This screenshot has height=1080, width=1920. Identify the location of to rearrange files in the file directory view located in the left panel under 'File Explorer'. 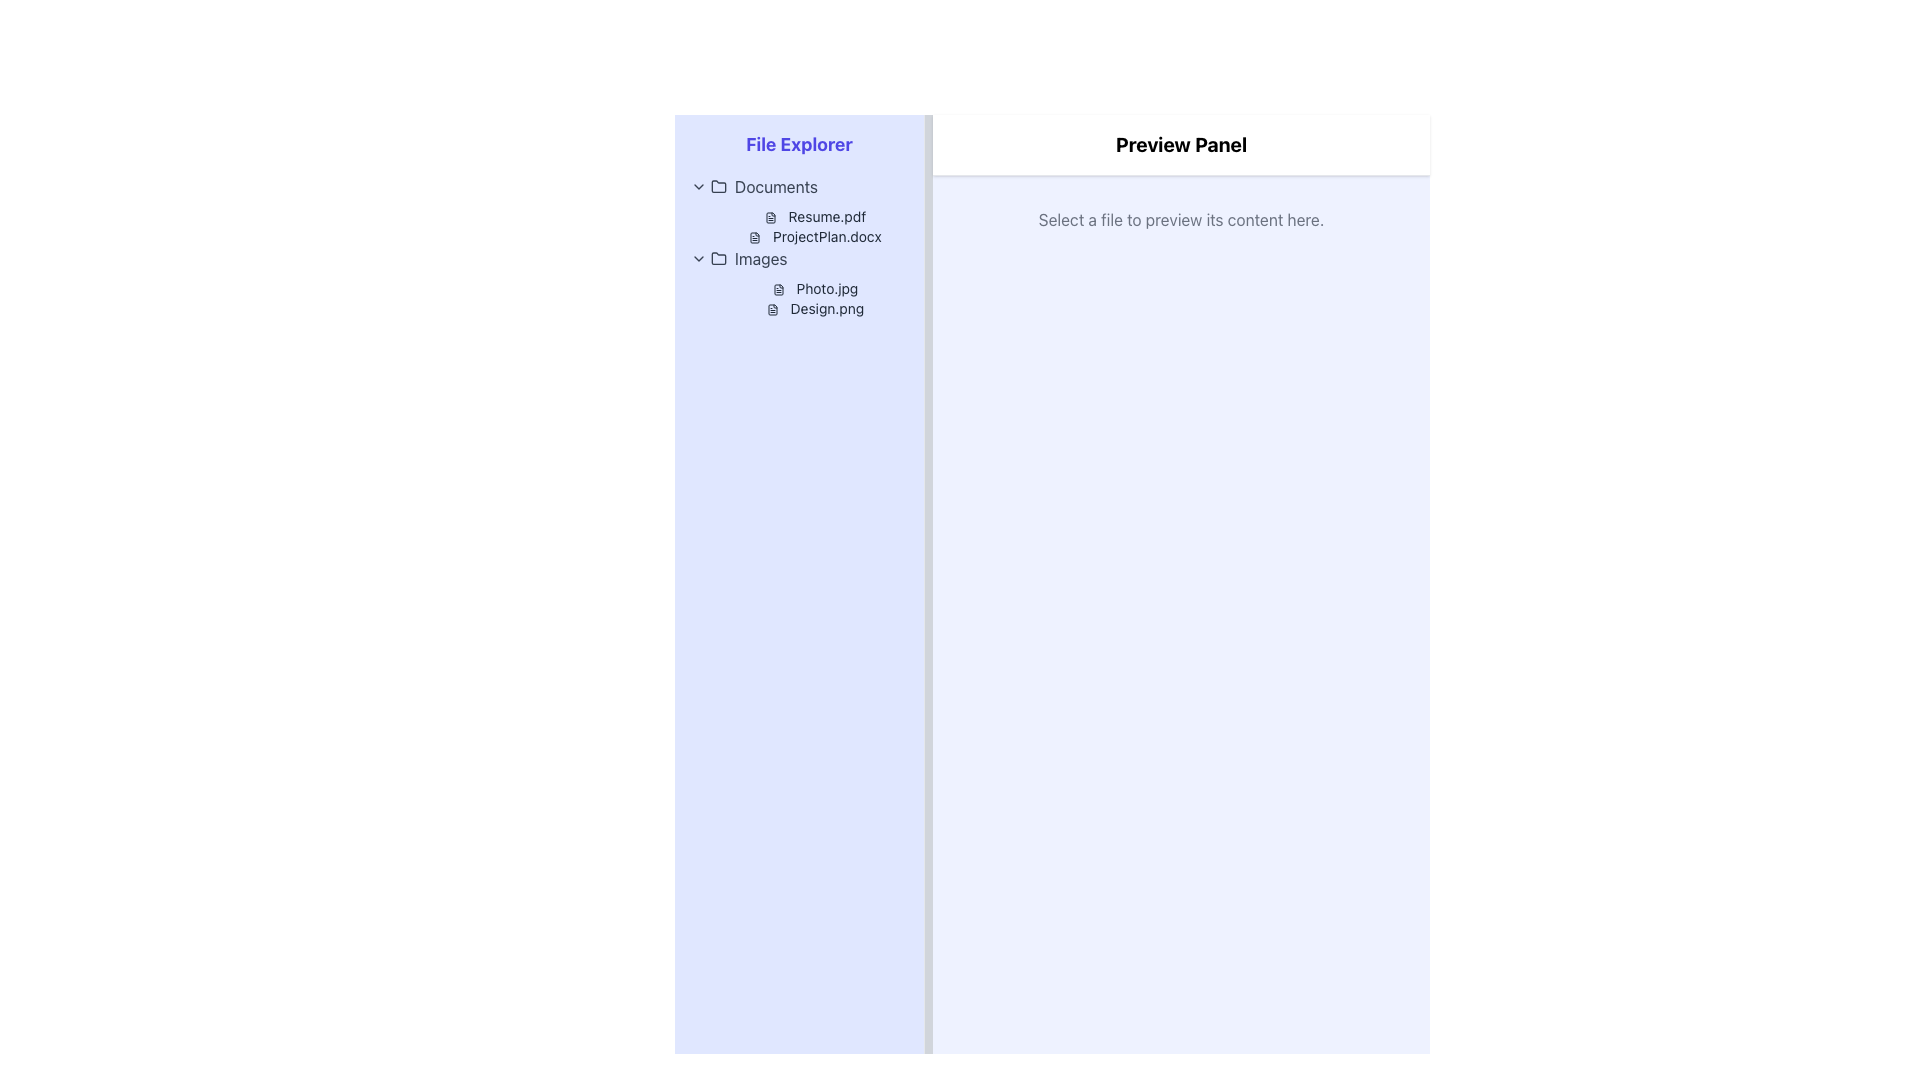
(798, 245).